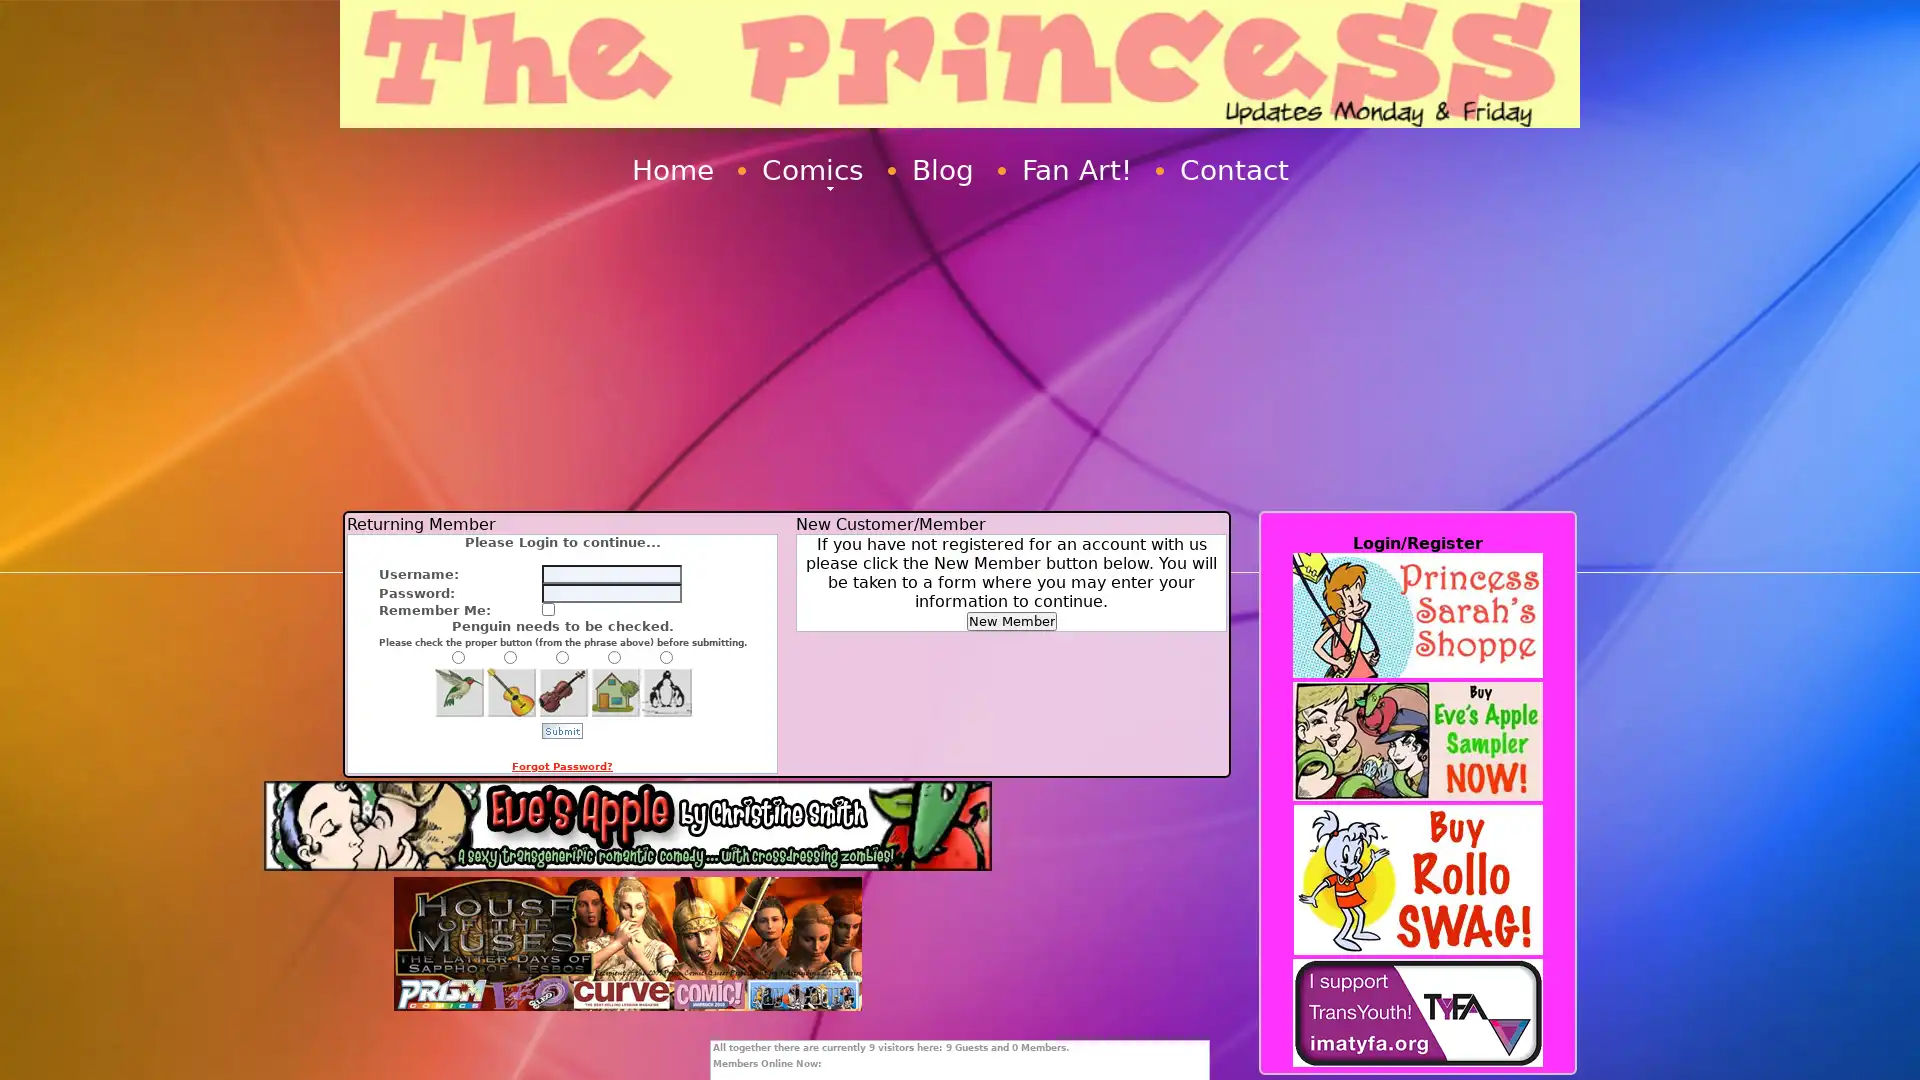  I want to click on New Member, so click(1011, 619).